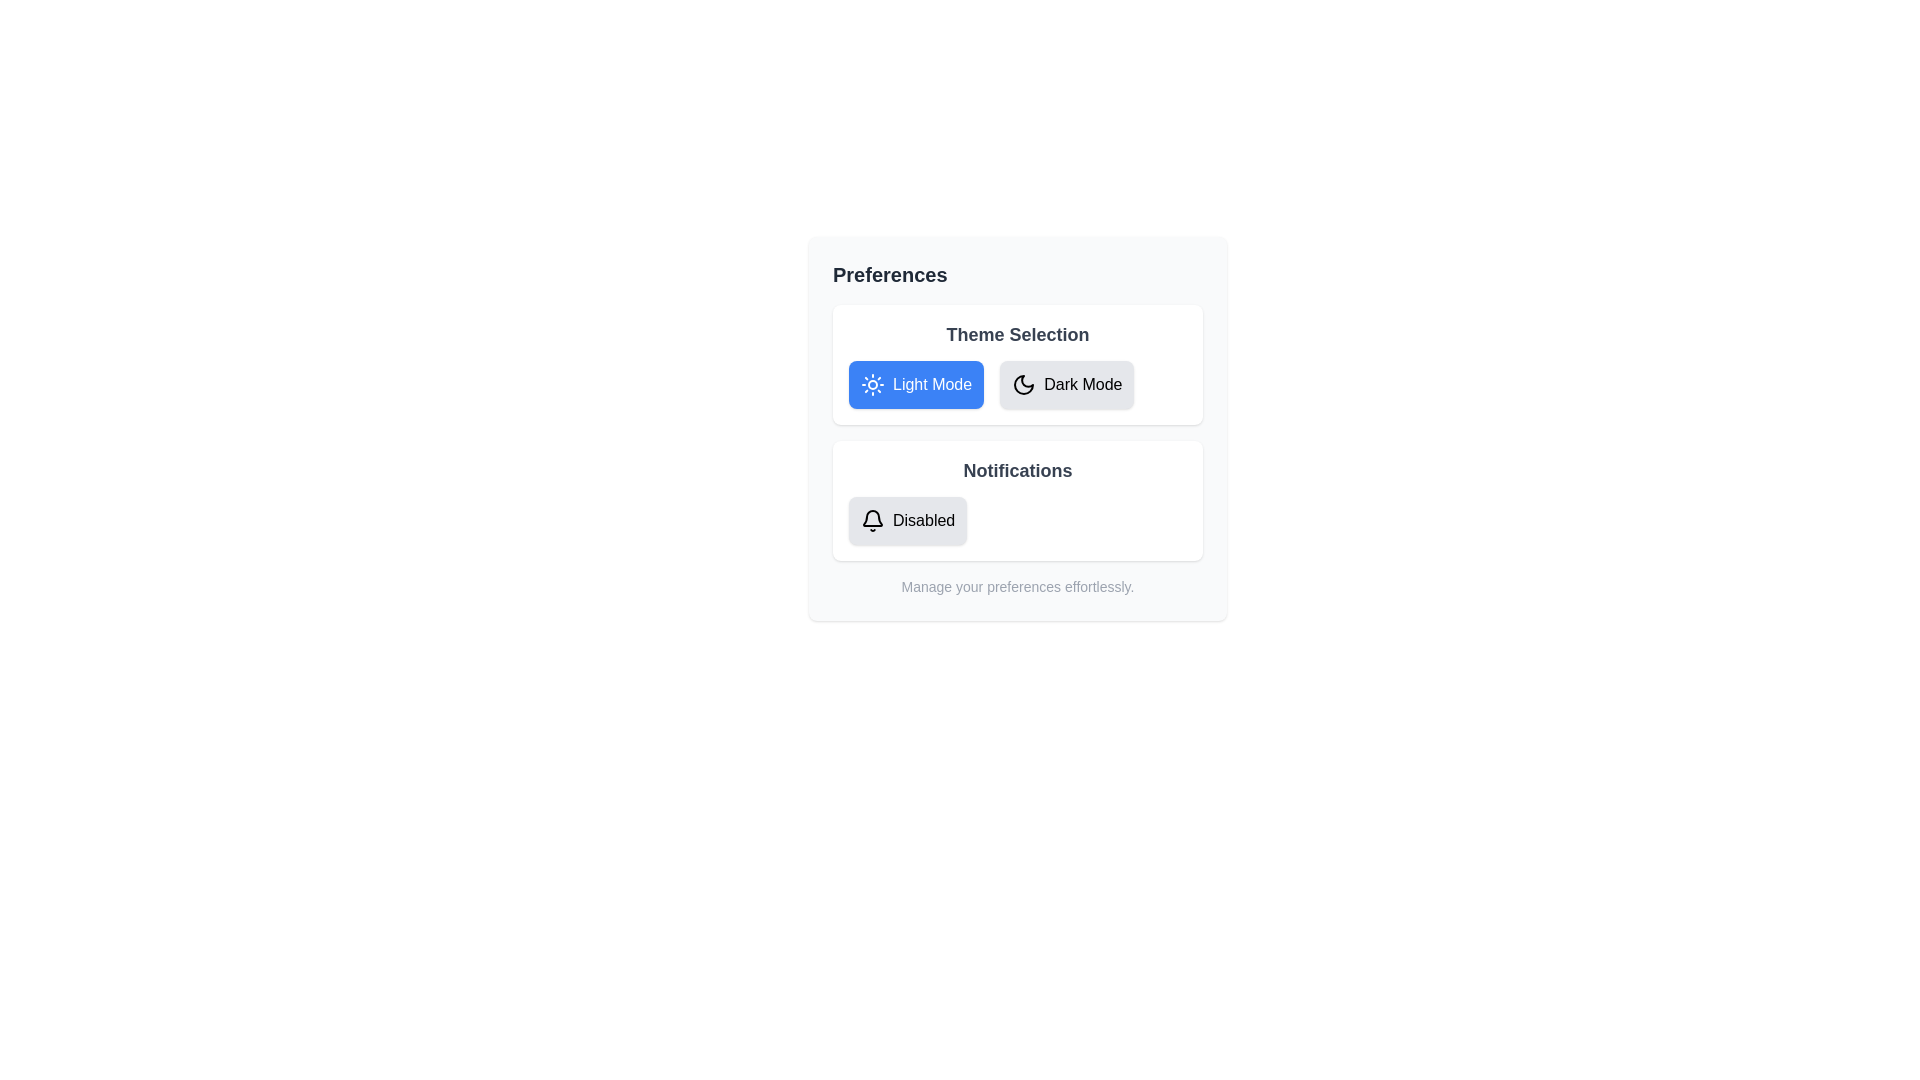 The height and width of the screenshot is (1080, 1920). What do you see at coordinates (1024, 385) in the screenshot?
I see `the Dark Mode button in the Theme Selection section` at bounding box center [1024, 385].